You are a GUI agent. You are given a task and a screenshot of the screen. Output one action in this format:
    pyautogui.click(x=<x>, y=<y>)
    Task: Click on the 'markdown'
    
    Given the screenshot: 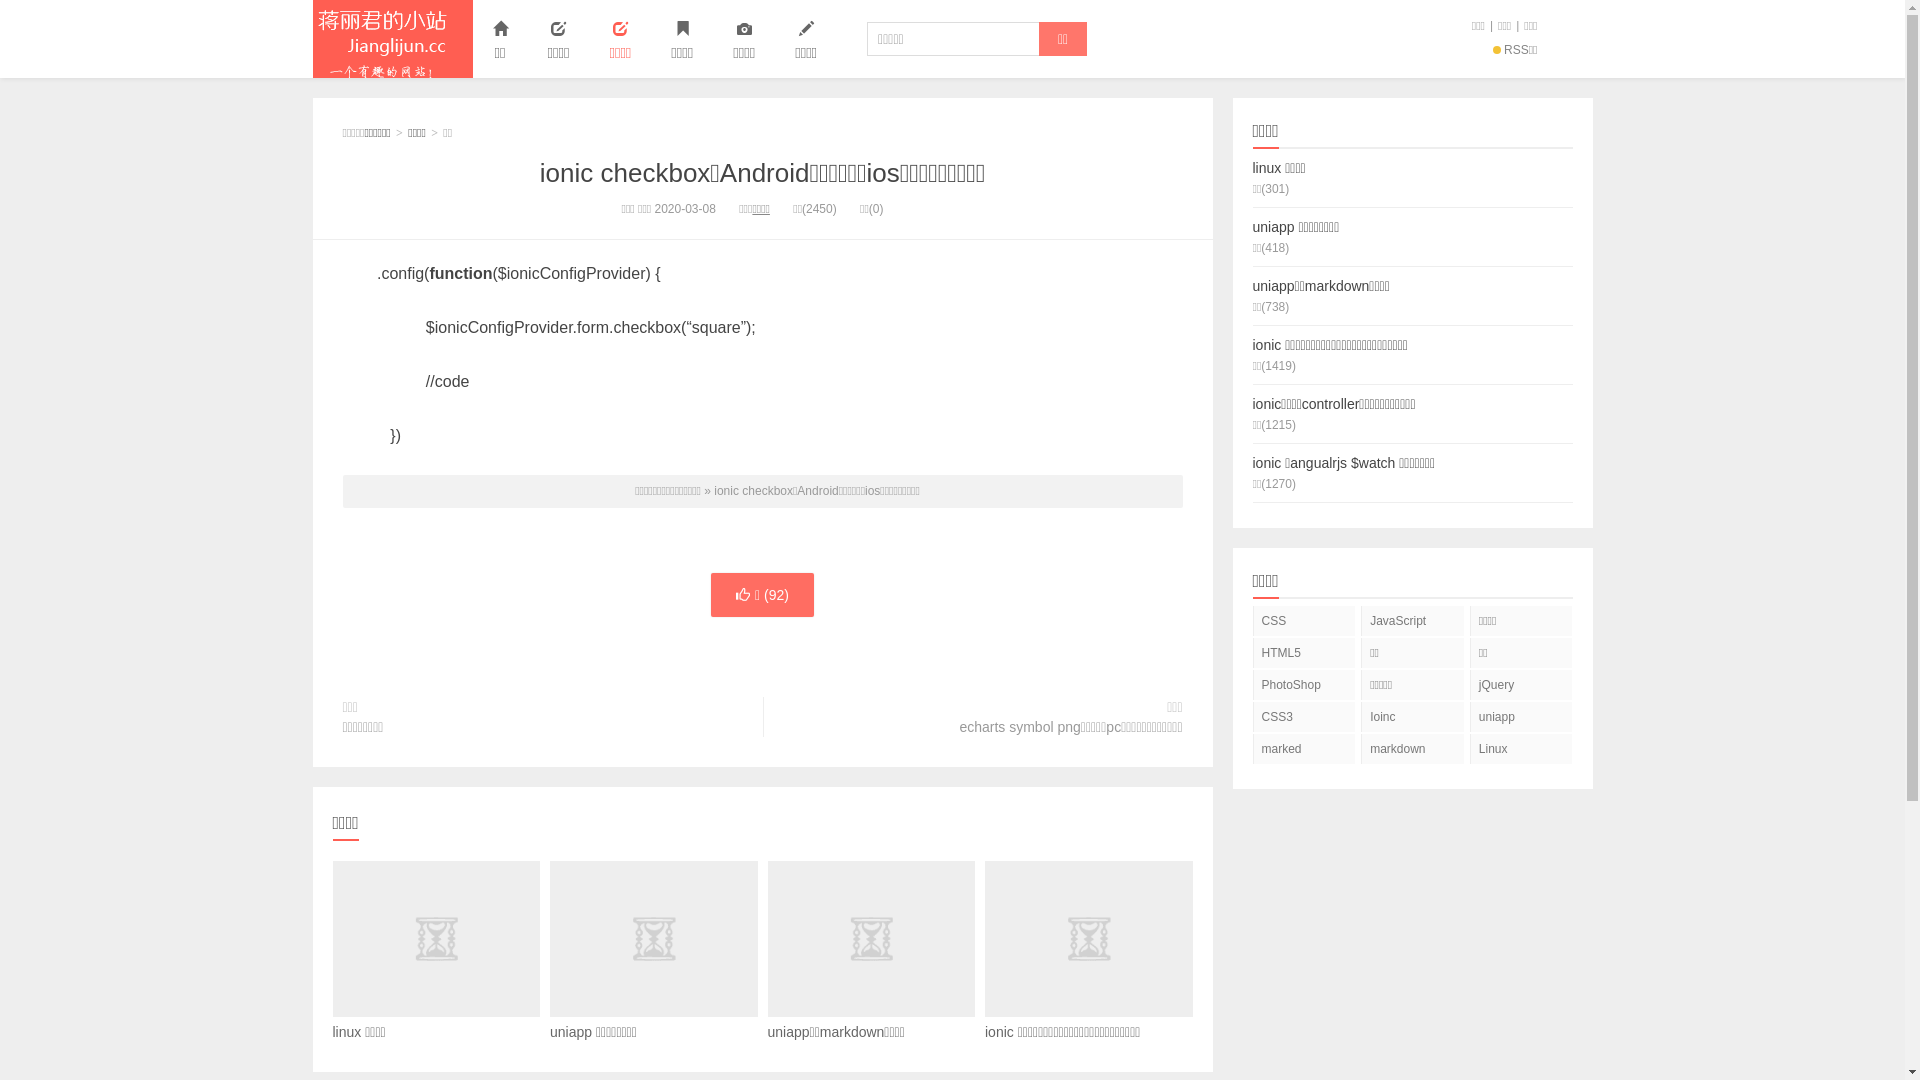 What is the action you would take?
    pyautogui.click(x=1360, y=748)
    